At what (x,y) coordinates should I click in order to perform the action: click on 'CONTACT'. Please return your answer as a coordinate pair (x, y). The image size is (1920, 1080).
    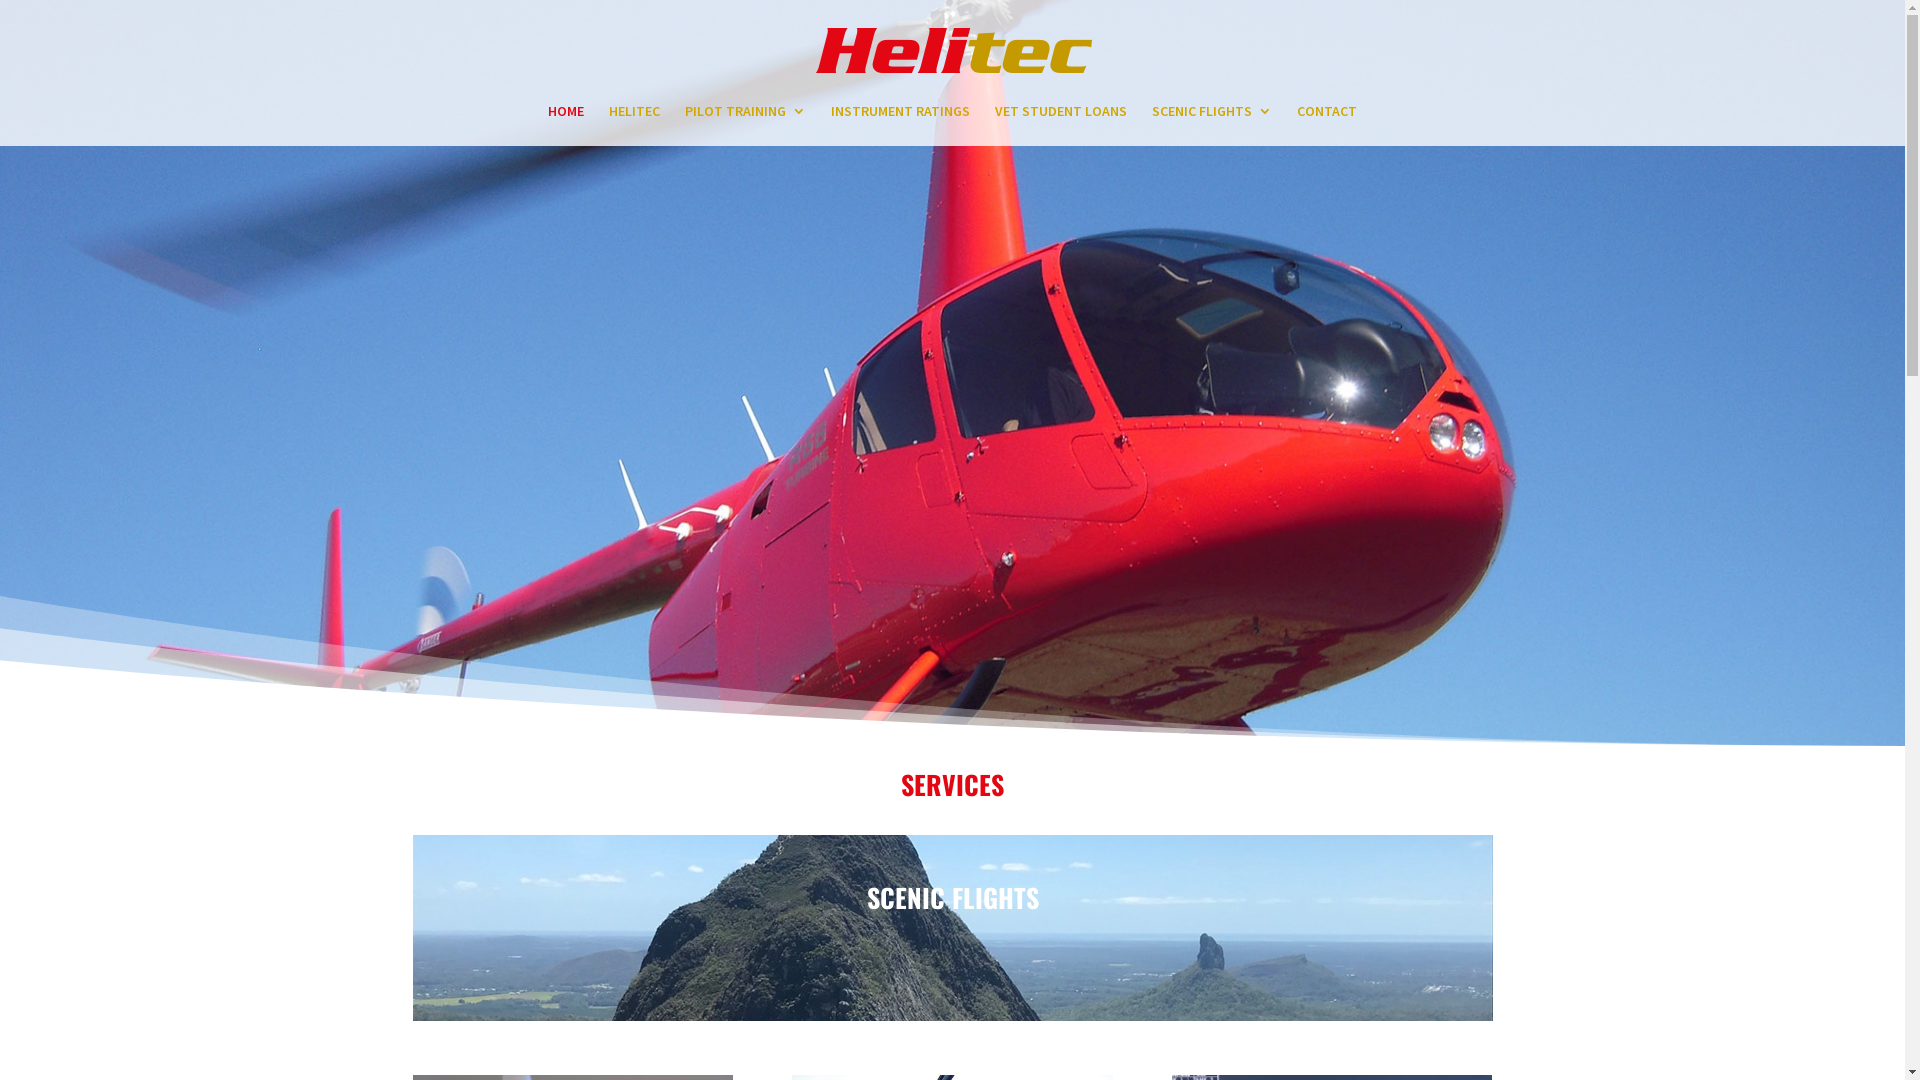
    Looking at the image, I should click on (1326, 124).